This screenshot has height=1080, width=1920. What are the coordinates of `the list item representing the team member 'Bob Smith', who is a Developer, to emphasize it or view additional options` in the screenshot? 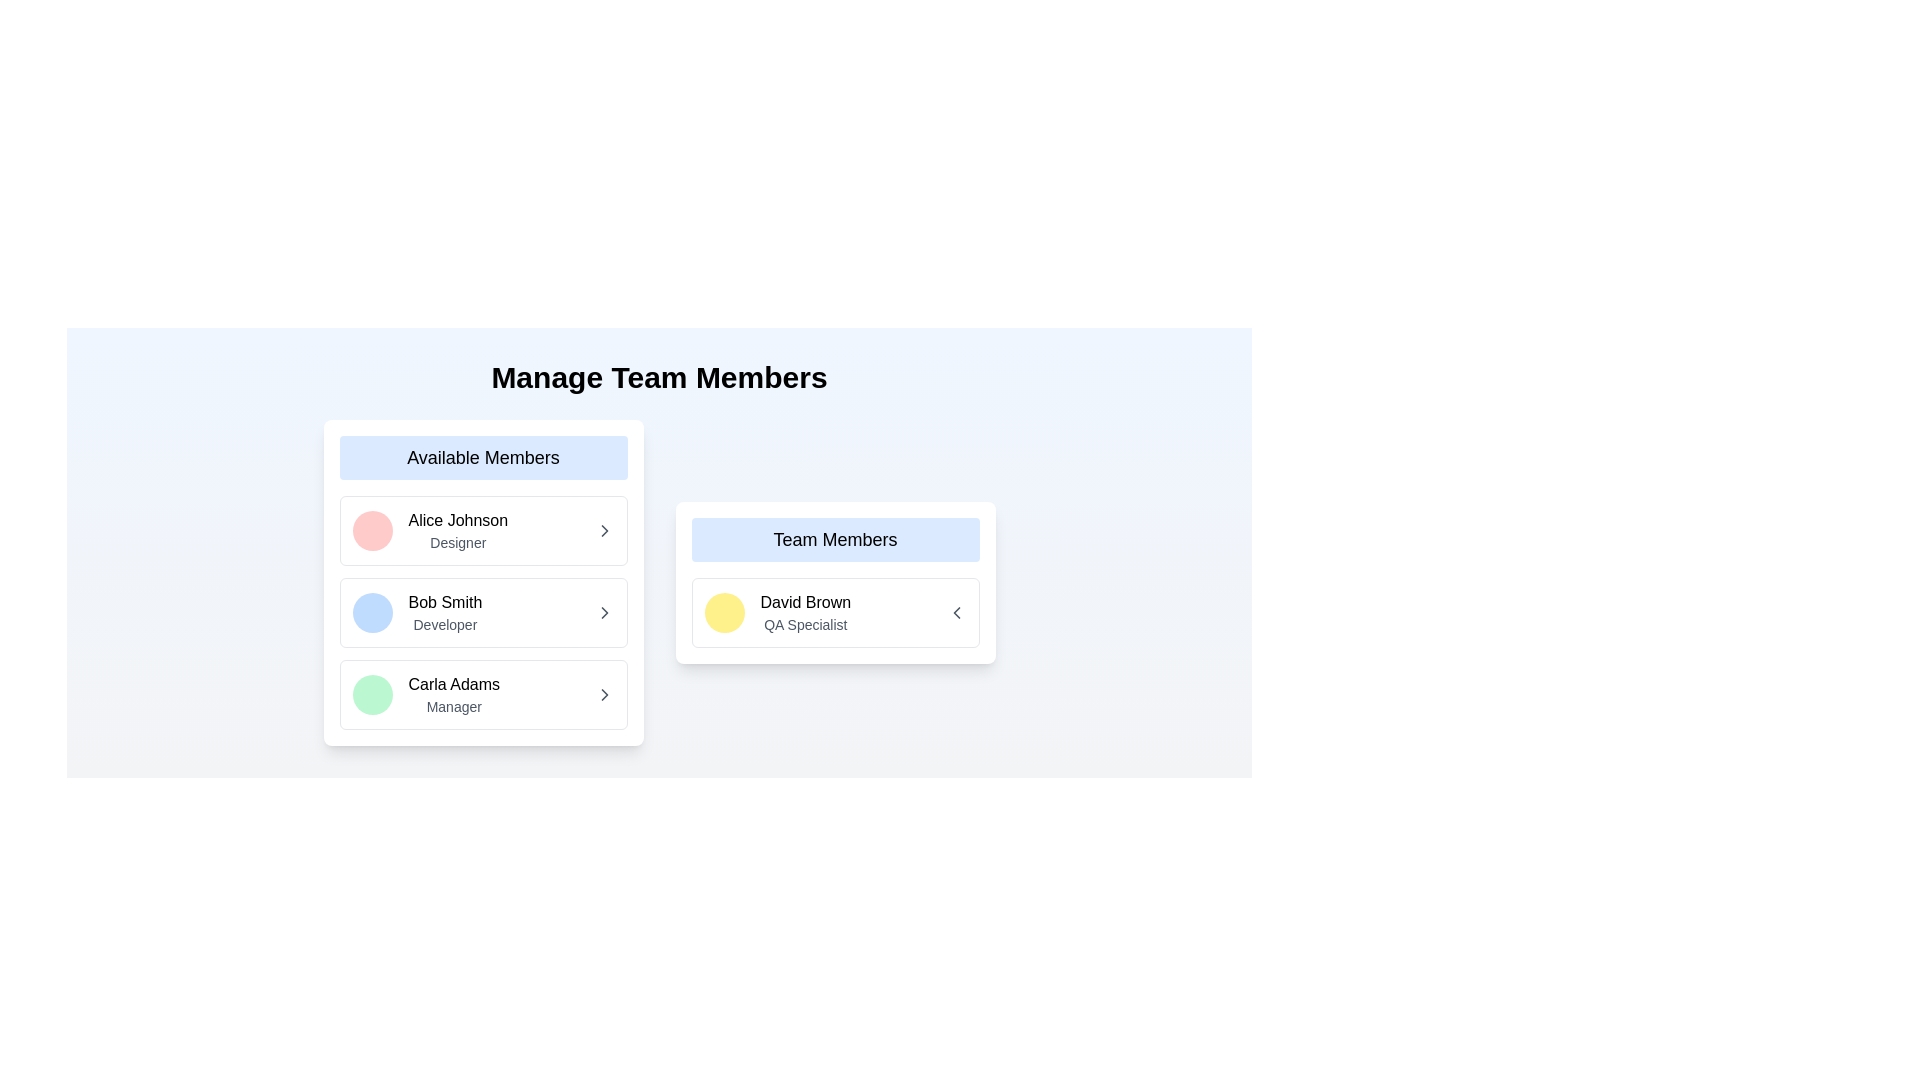 It's located at (483, 612).